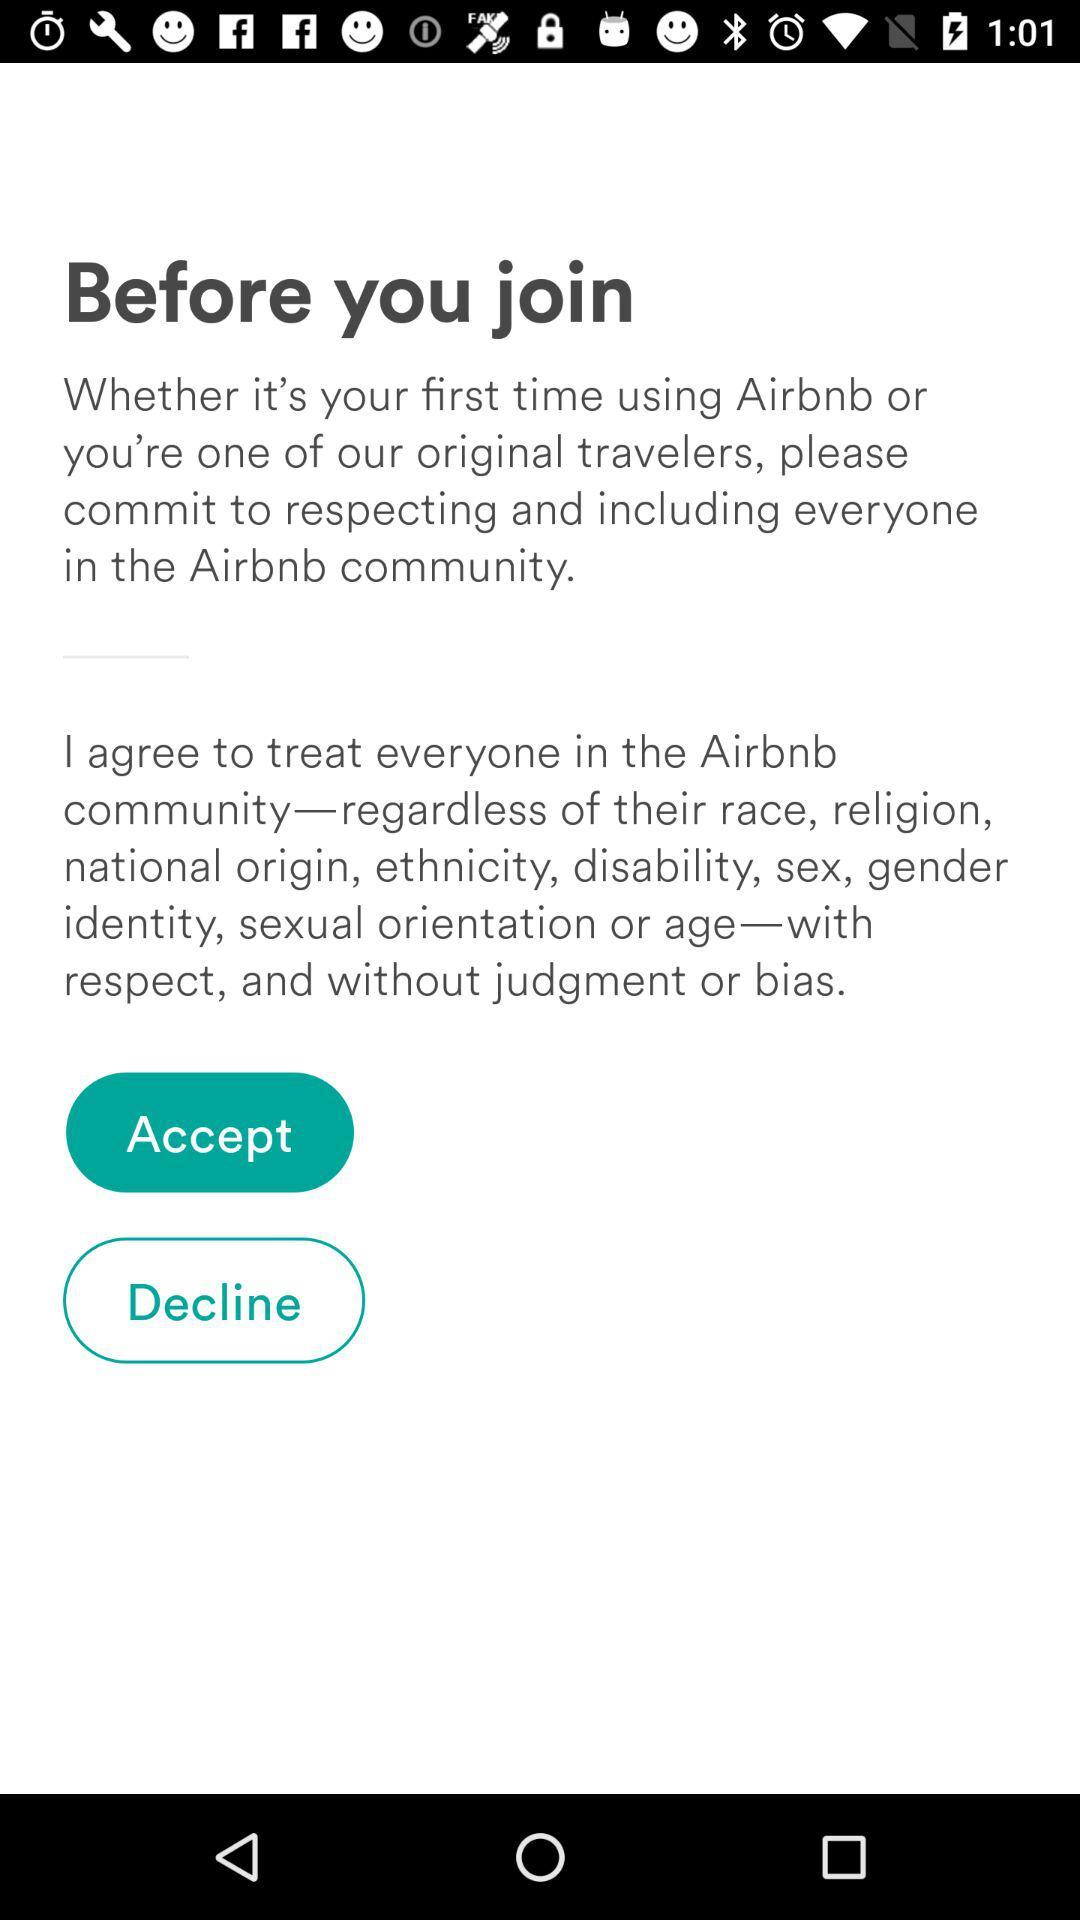  I want to click on icon at the bottom left corner, so click(214, 1300).